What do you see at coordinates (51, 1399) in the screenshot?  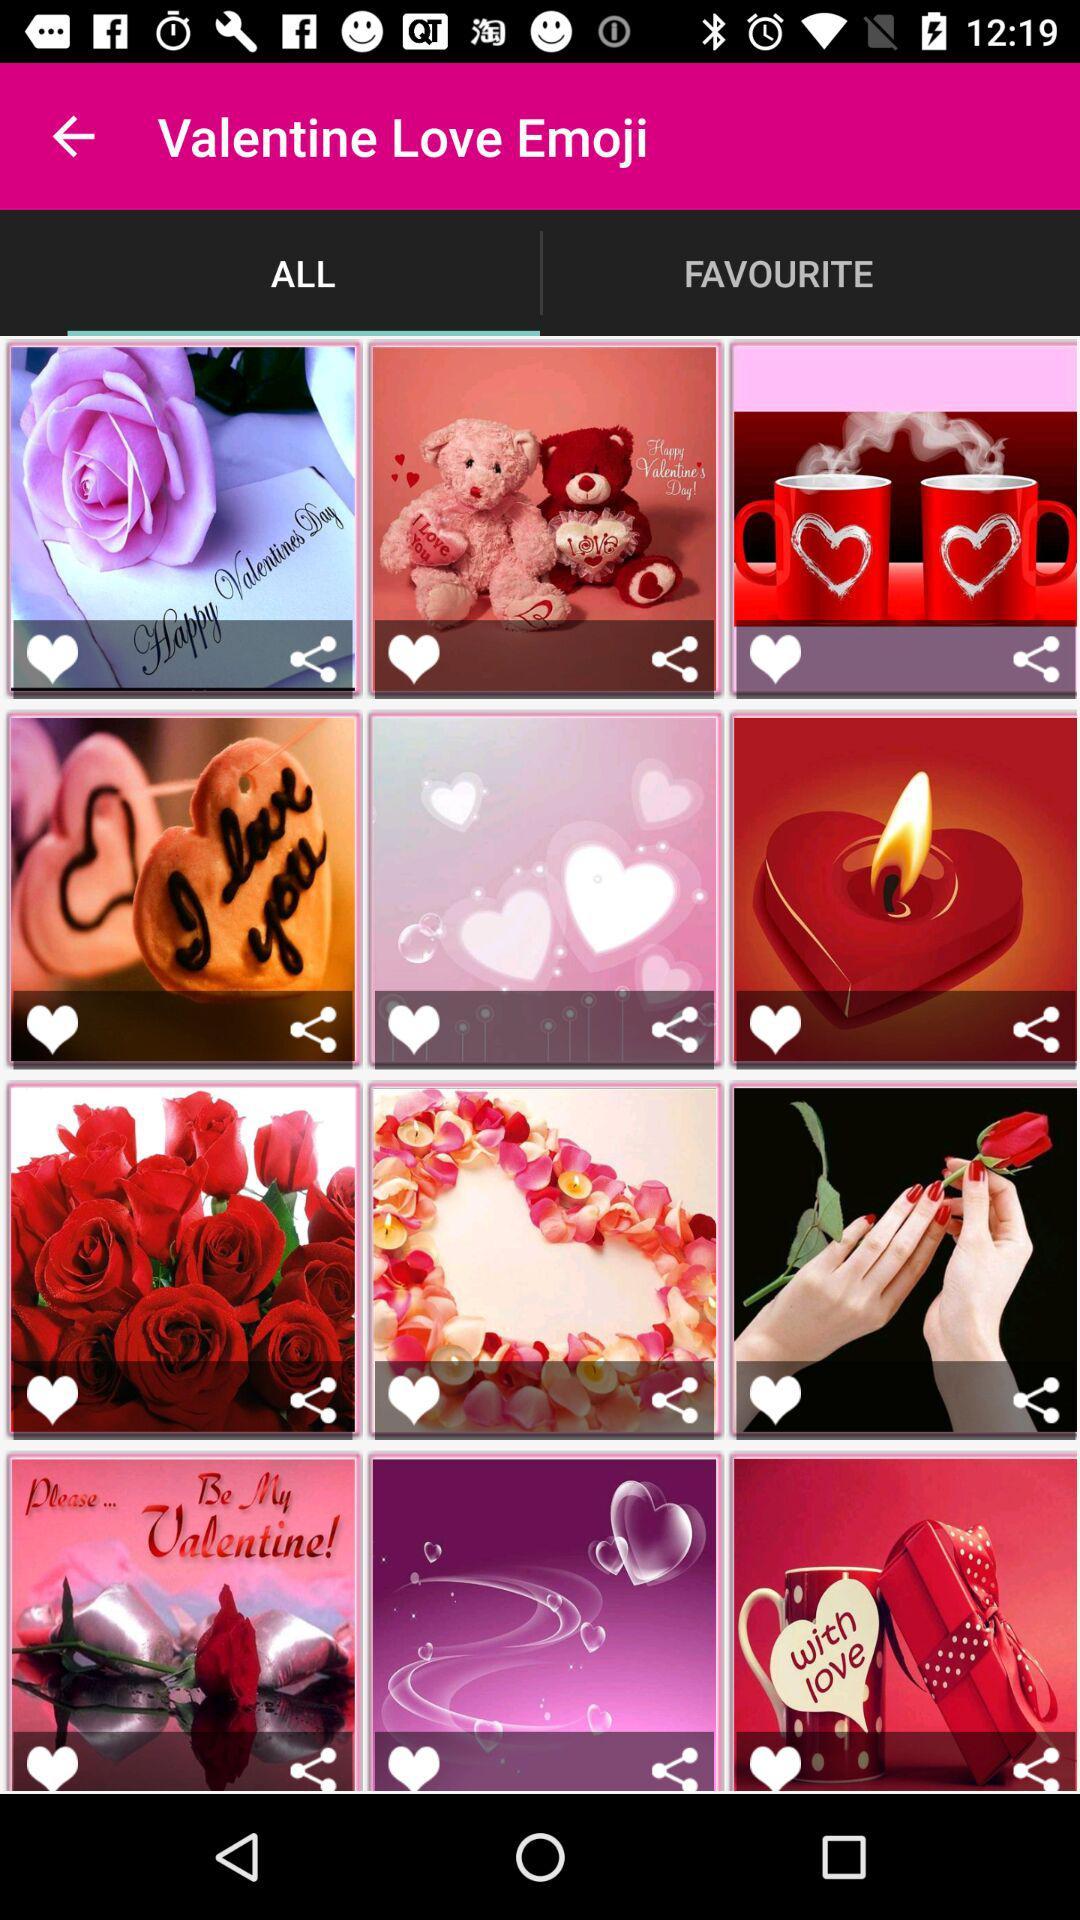 I see `the image` at bounding box center [51, 1399].